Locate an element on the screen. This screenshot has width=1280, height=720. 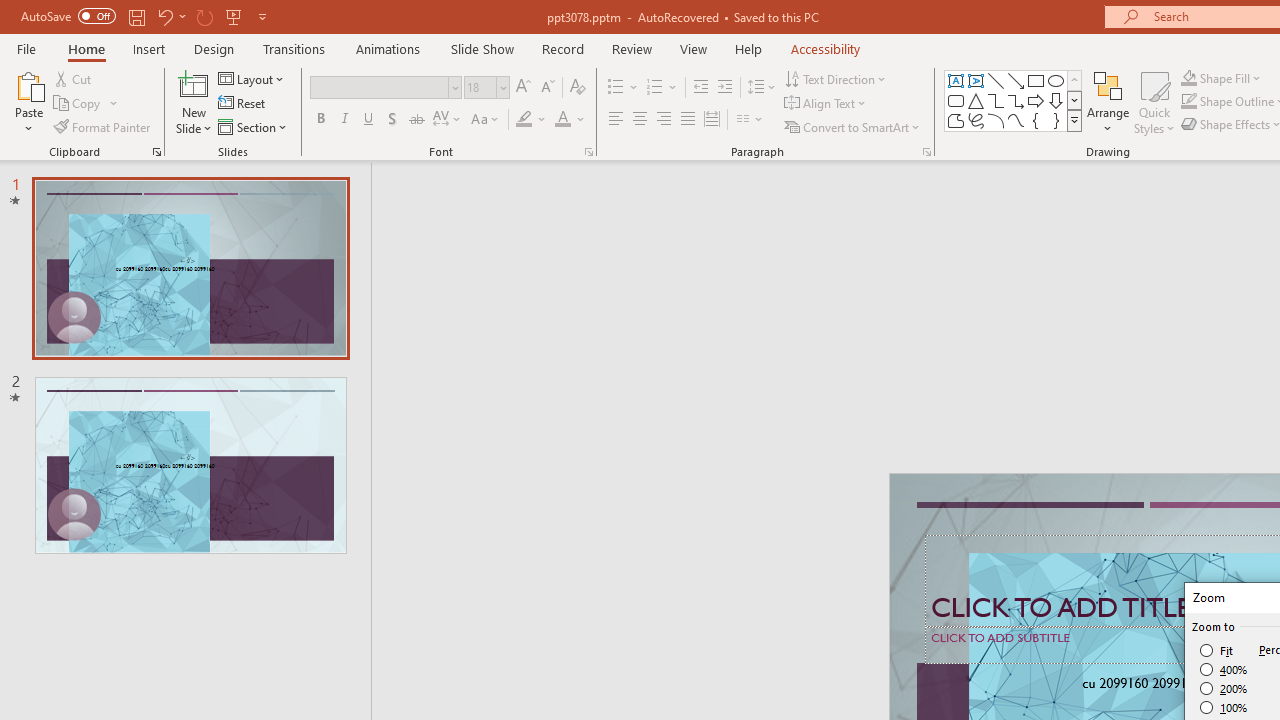
'Font Color Red' is located at coordinates (561, 119).